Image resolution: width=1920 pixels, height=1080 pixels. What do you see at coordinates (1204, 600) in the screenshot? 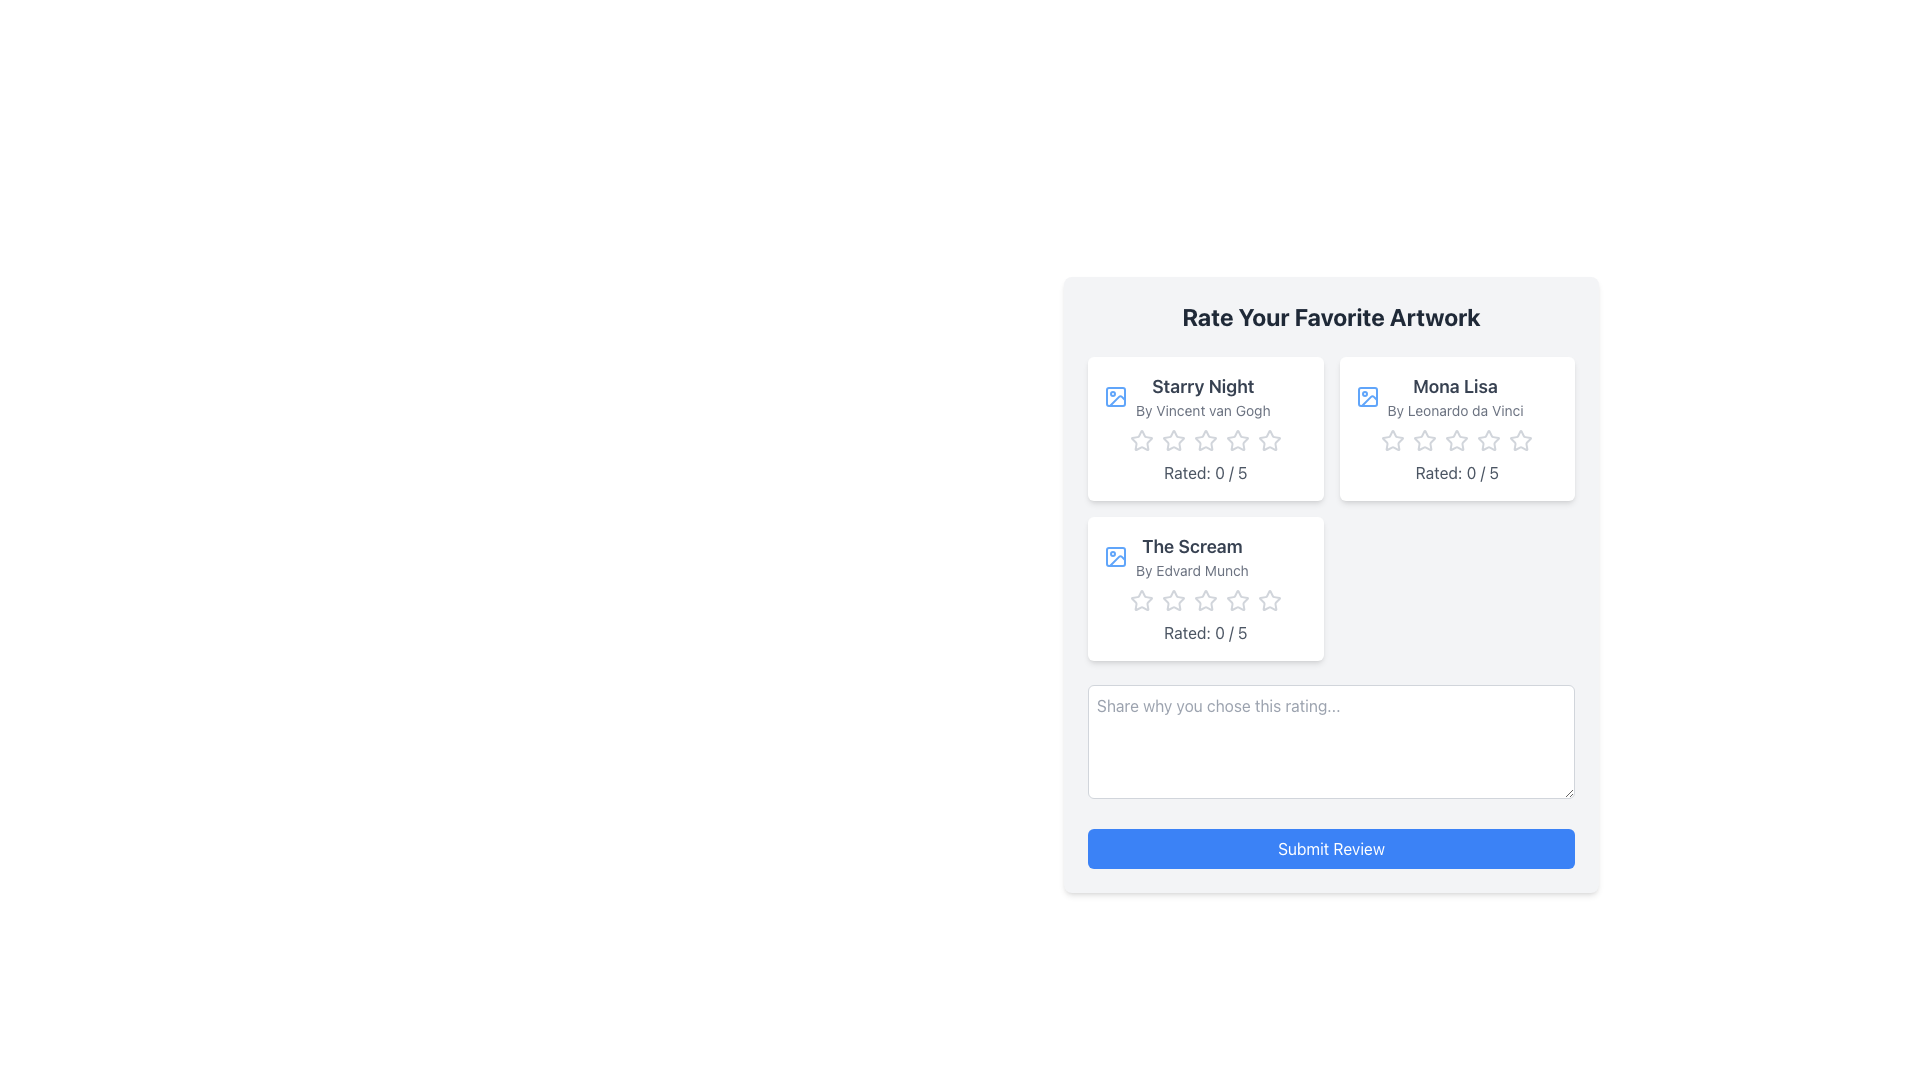
I see `the star-based rating control for the artwork 'The Scream'` at bounding box center [1204, 600].